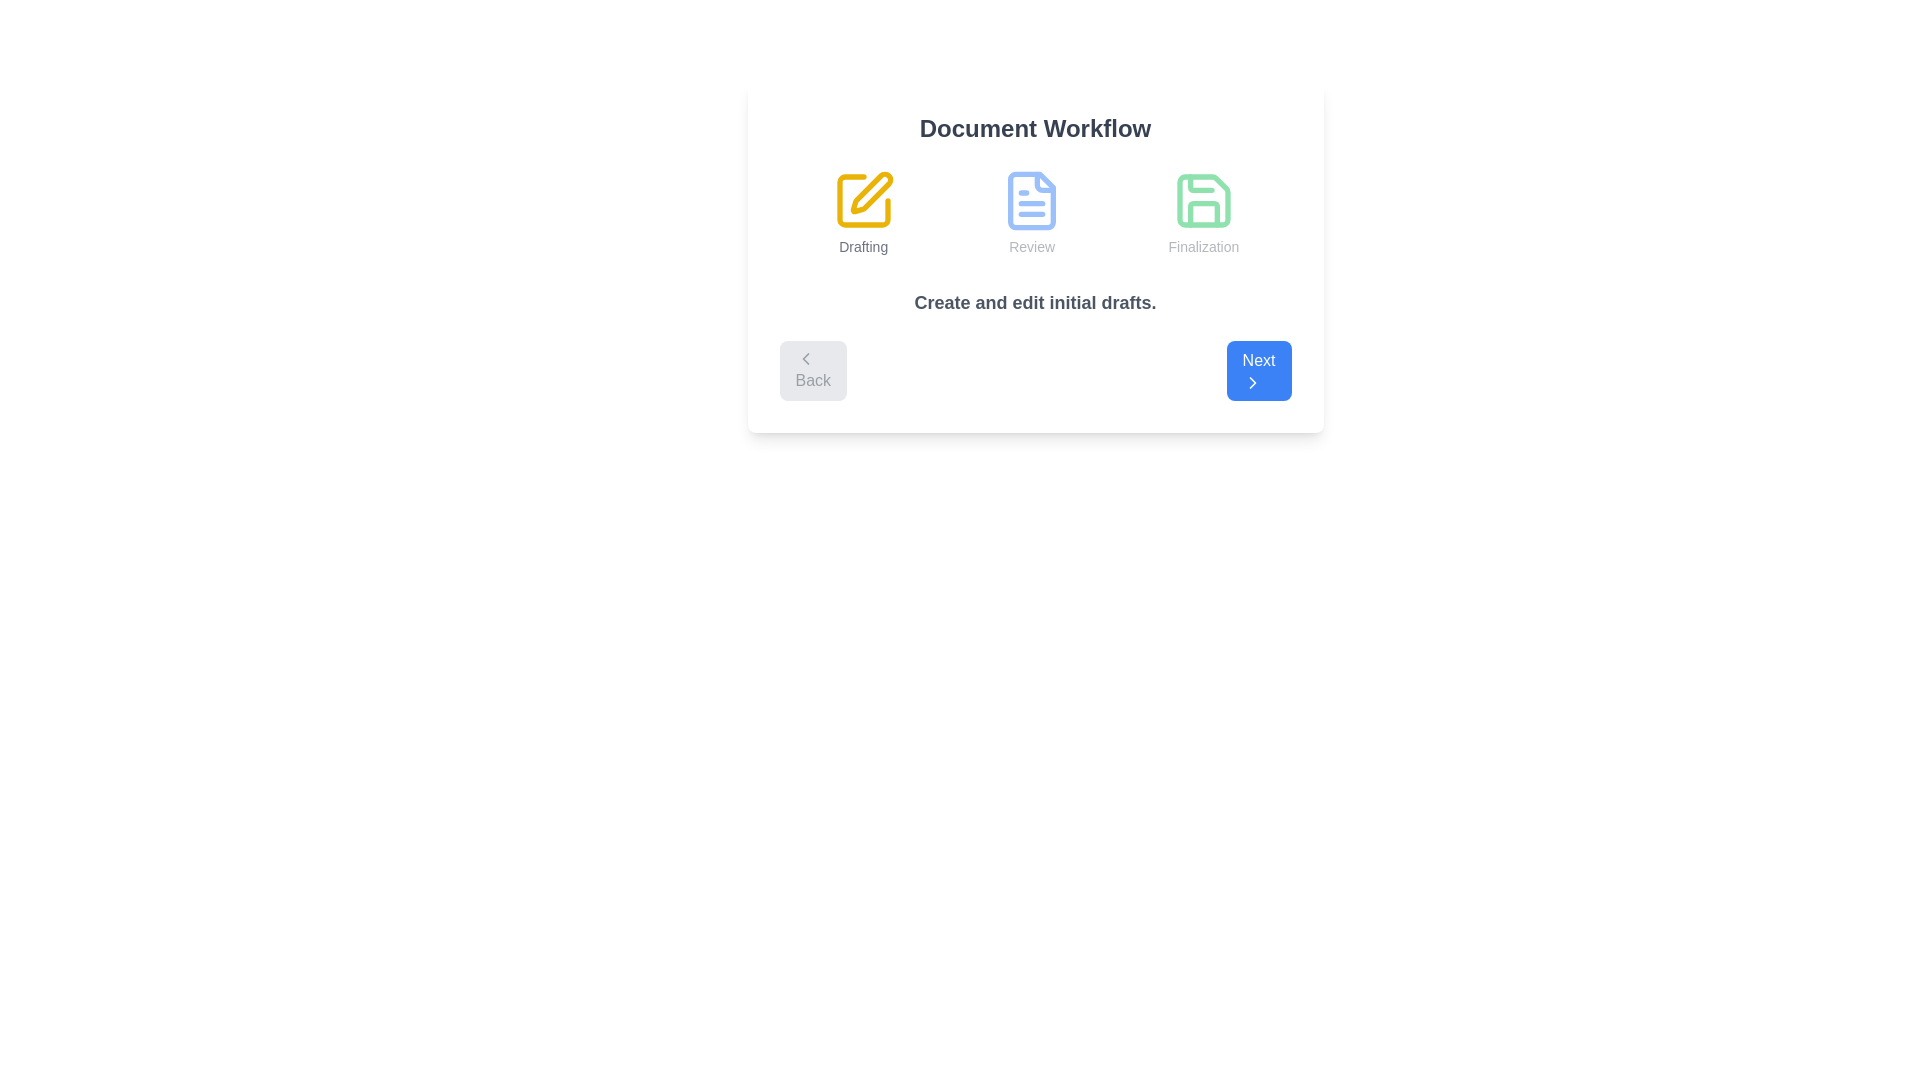  I want to click on the static text label displaying 'Create and edit initial drafts.' which is centered above the 'Back' and 'Next' buttons, so click(1035, 303).